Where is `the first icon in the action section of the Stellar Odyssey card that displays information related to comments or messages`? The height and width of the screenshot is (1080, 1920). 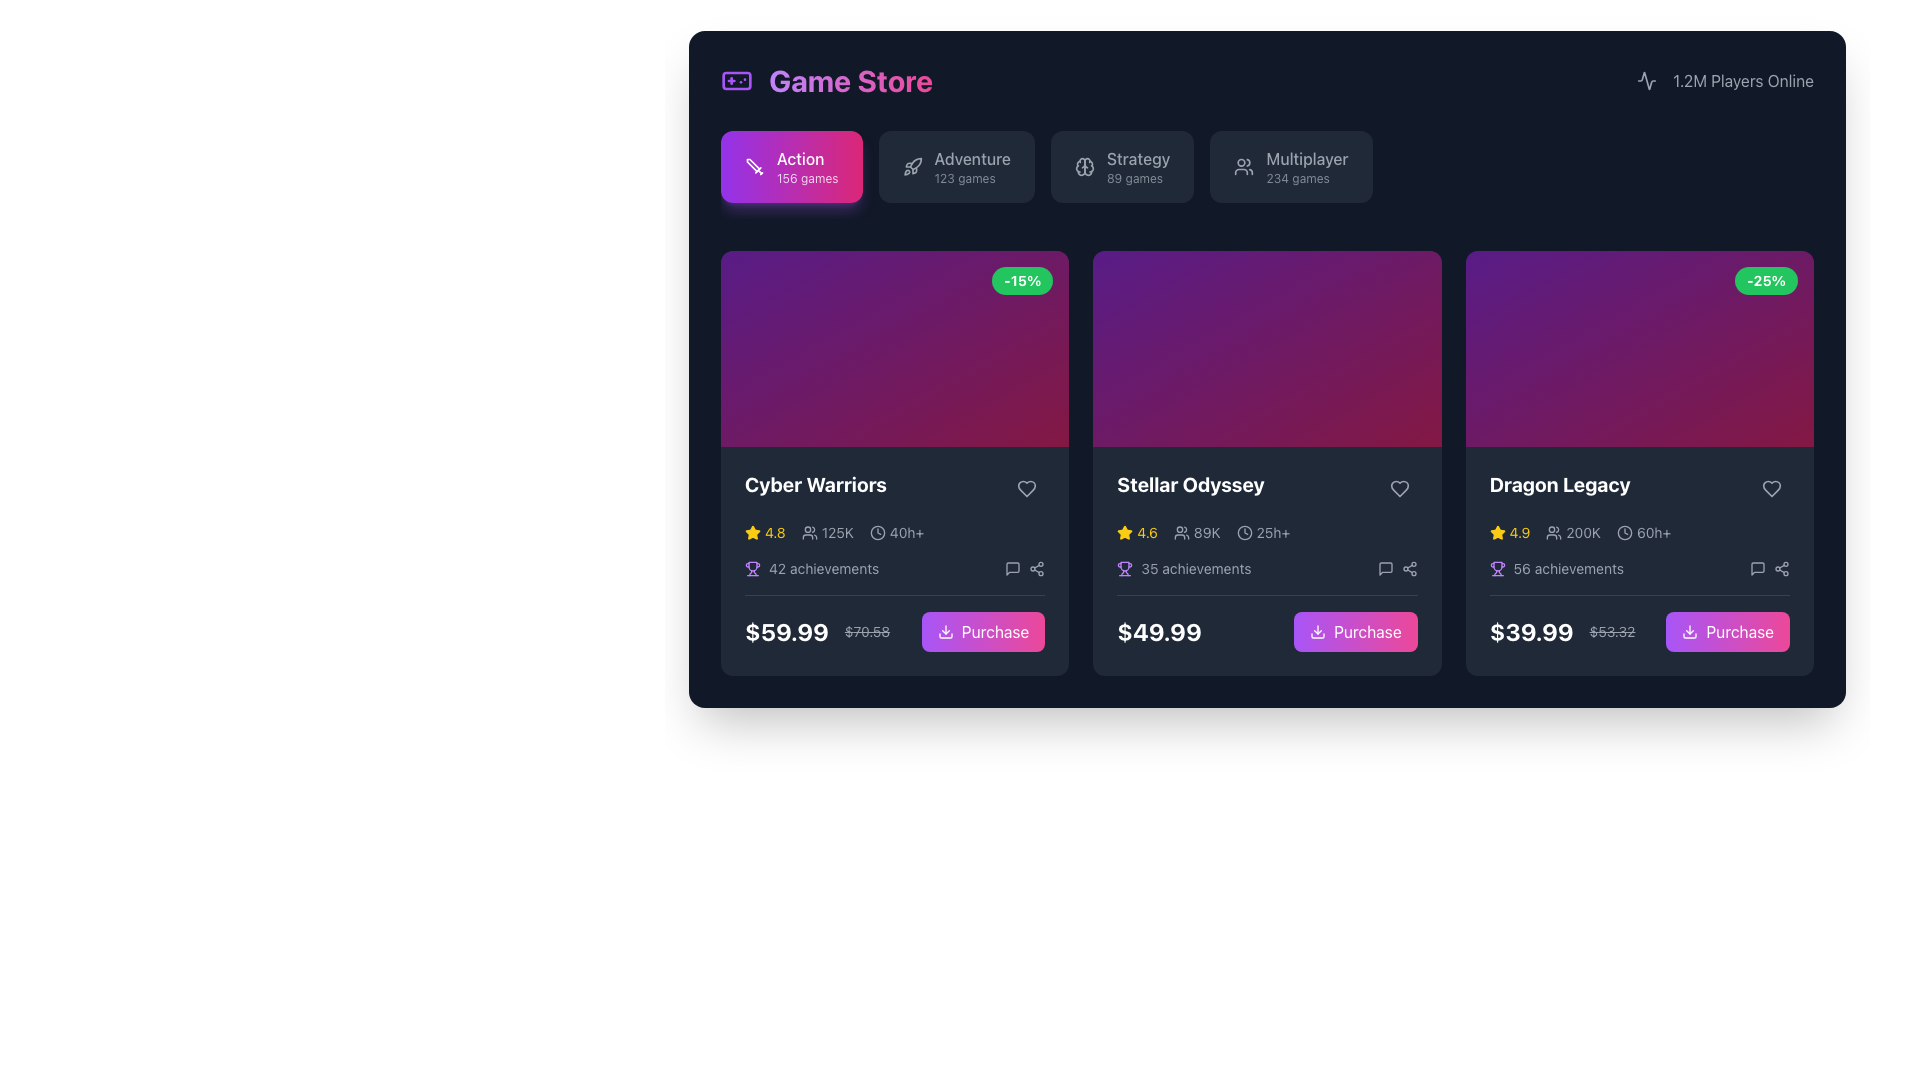
the first icon in the action section of the Stellar Odyssey card that displays information related to comments or messages is located at coordinates (1384, 568).